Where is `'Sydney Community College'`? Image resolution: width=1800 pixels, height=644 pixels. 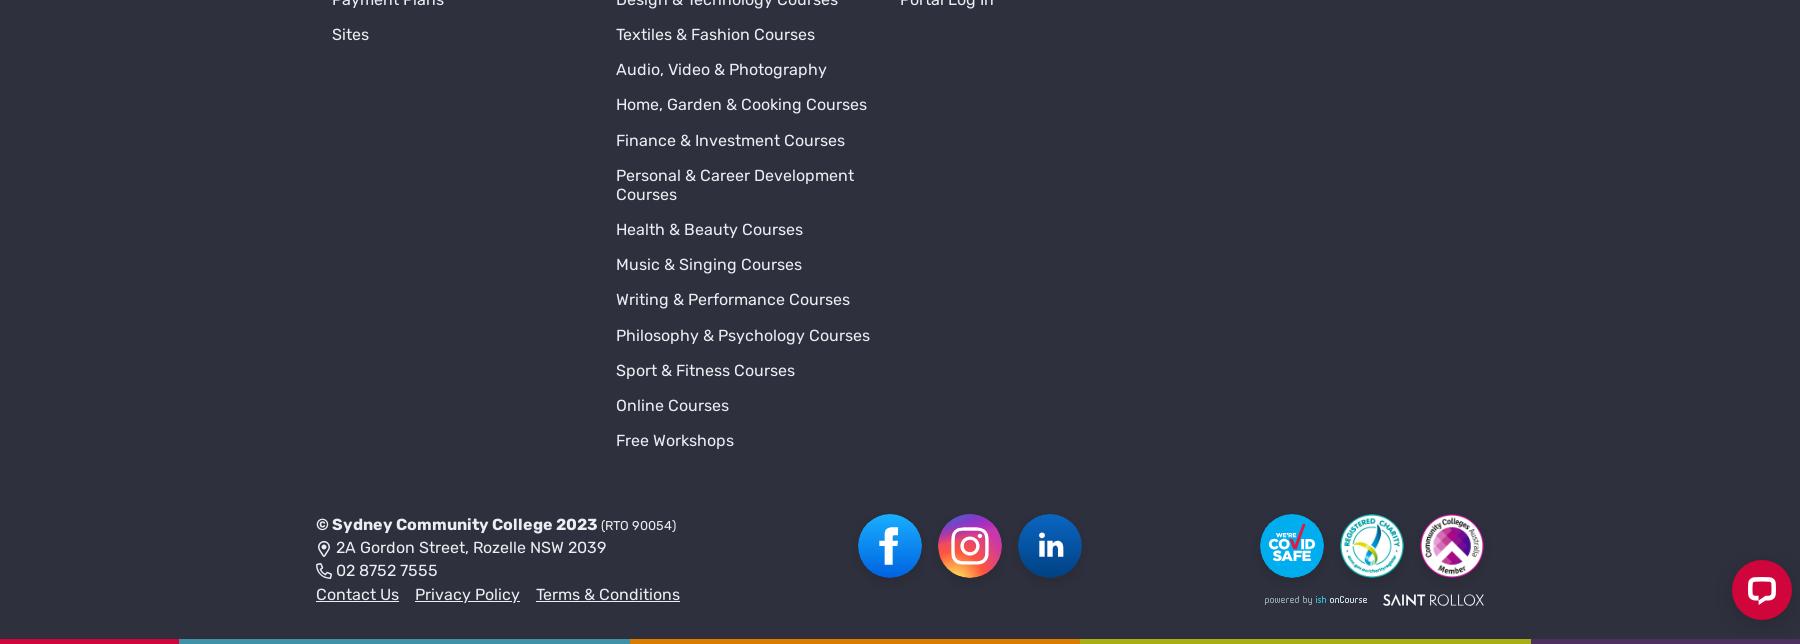
'Sydney Community College' is located at coordinates (442, 244).